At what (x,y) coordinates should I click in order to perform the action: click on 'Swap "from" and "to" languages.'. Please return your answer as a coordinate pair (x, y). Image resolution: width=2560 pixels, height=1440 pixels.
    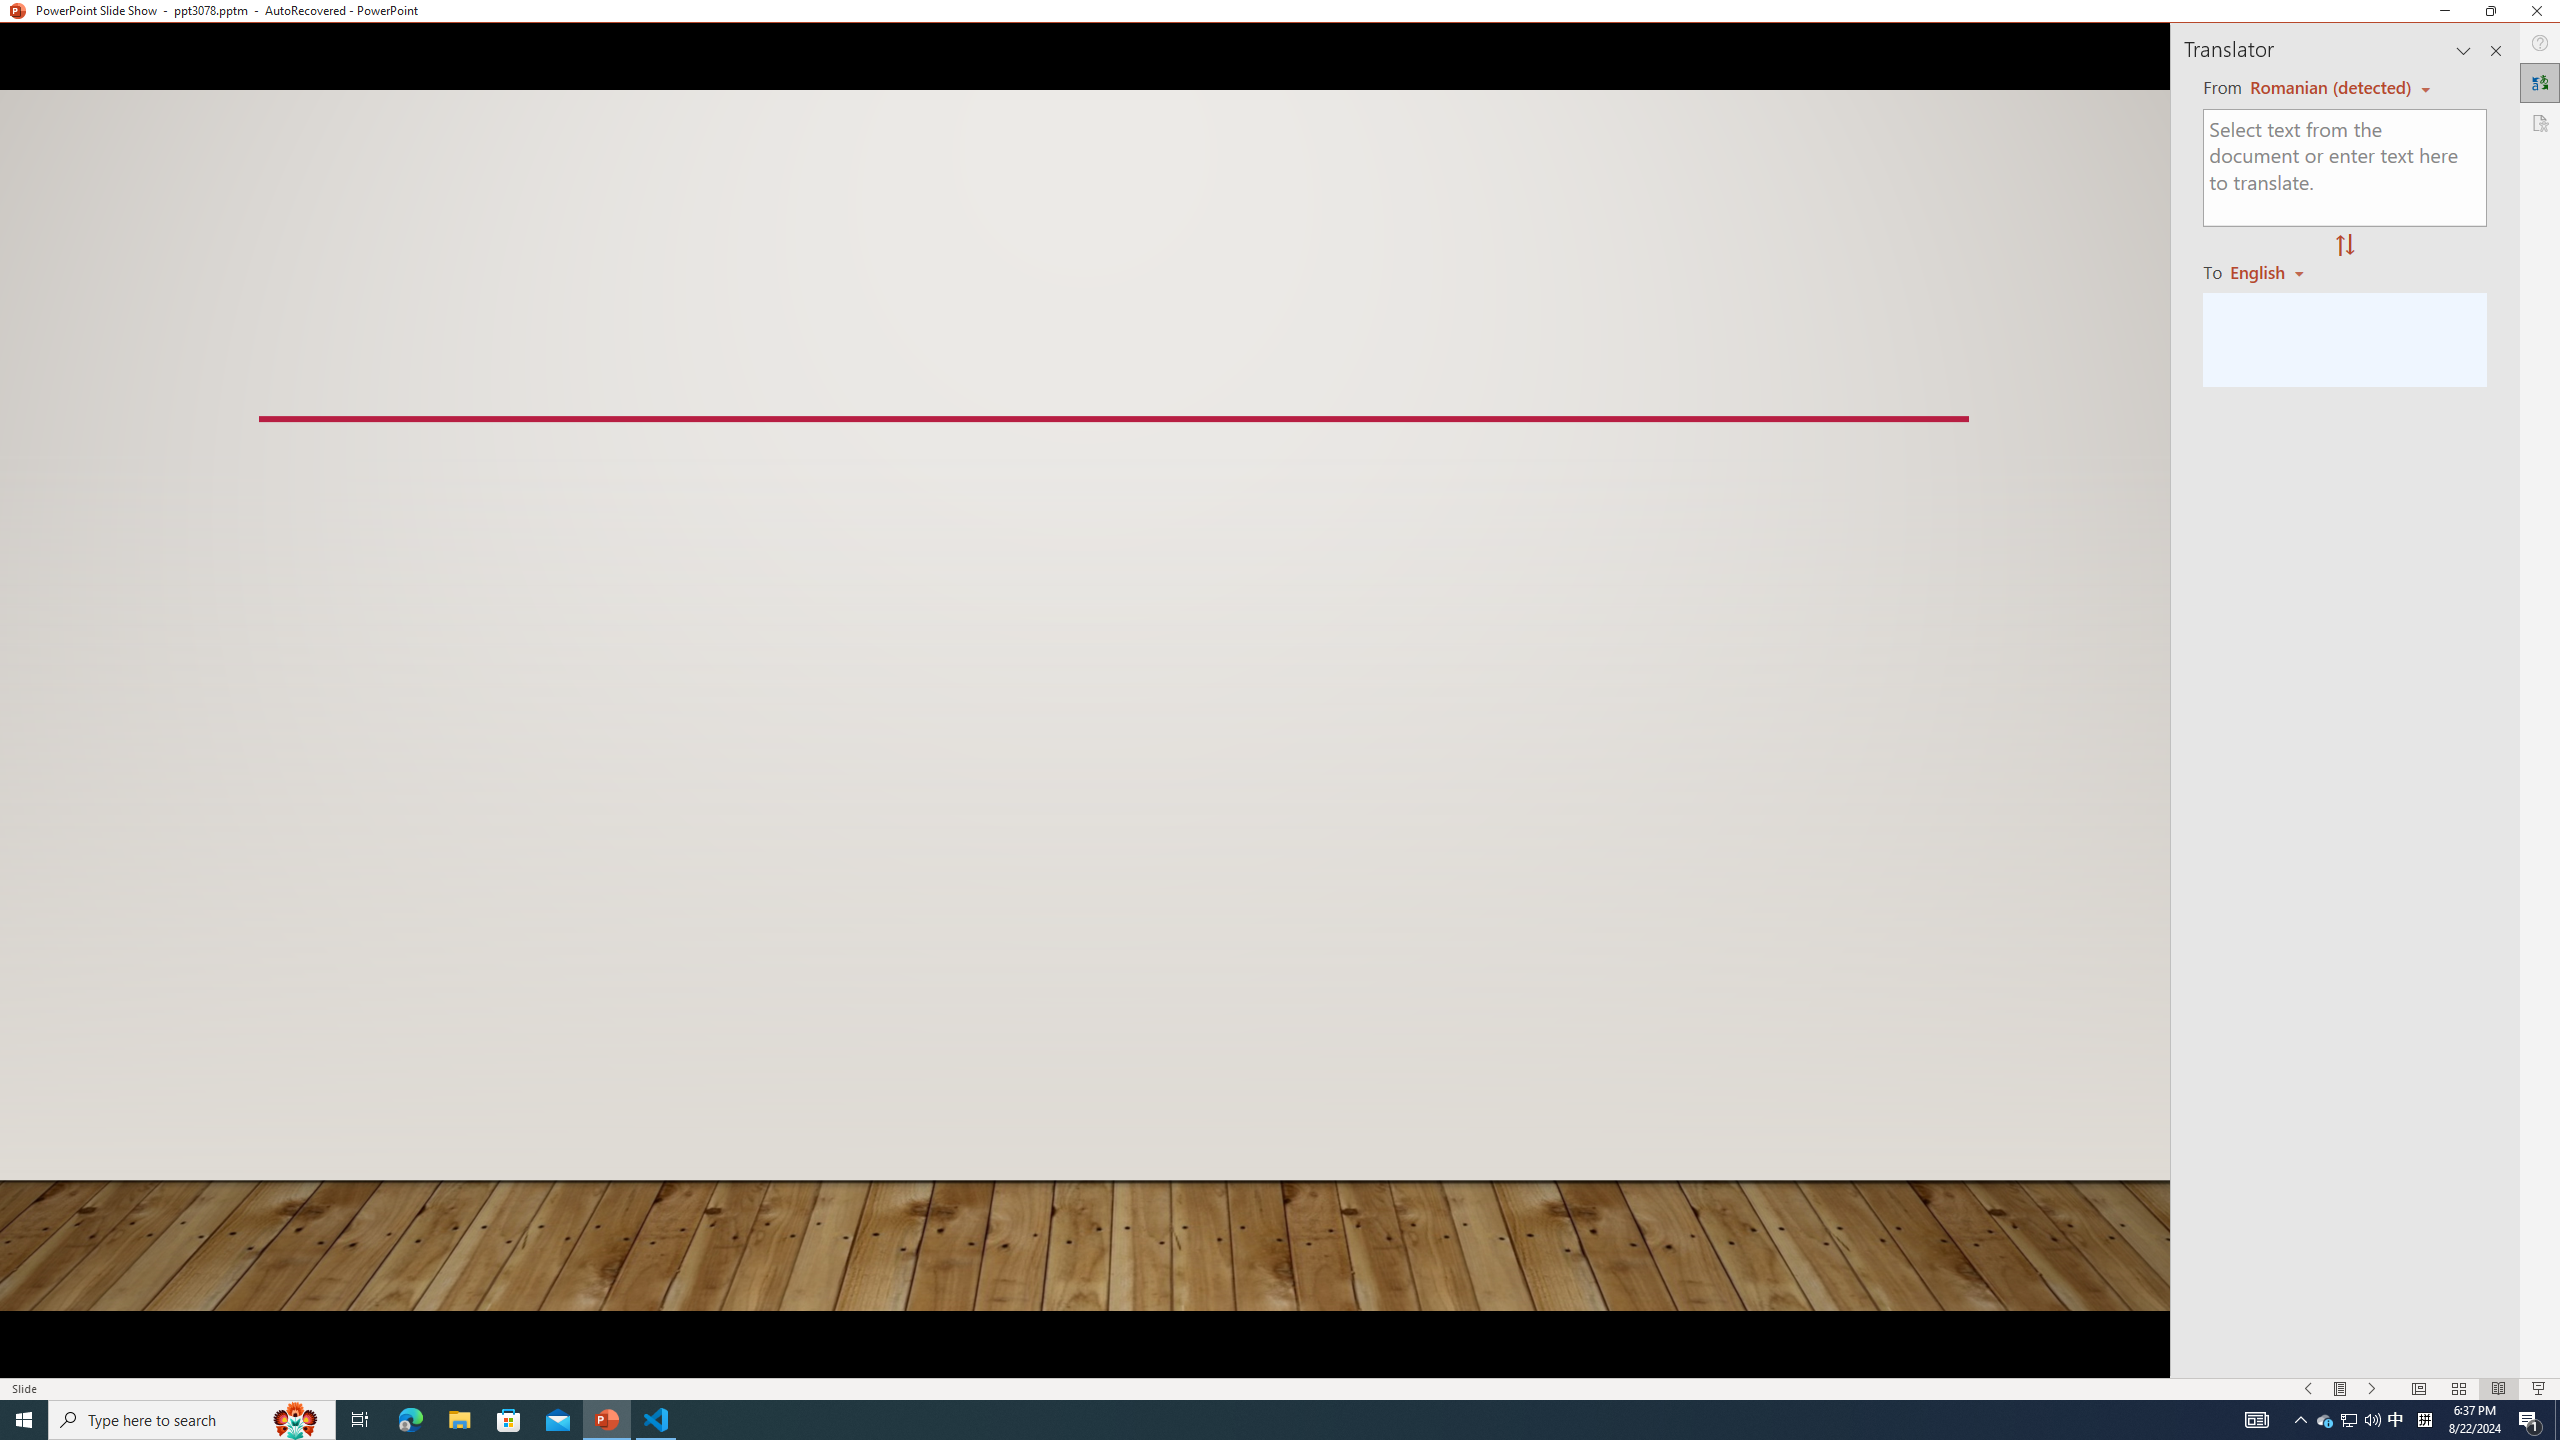
    Looking at the image, I should click on (2343, 245).